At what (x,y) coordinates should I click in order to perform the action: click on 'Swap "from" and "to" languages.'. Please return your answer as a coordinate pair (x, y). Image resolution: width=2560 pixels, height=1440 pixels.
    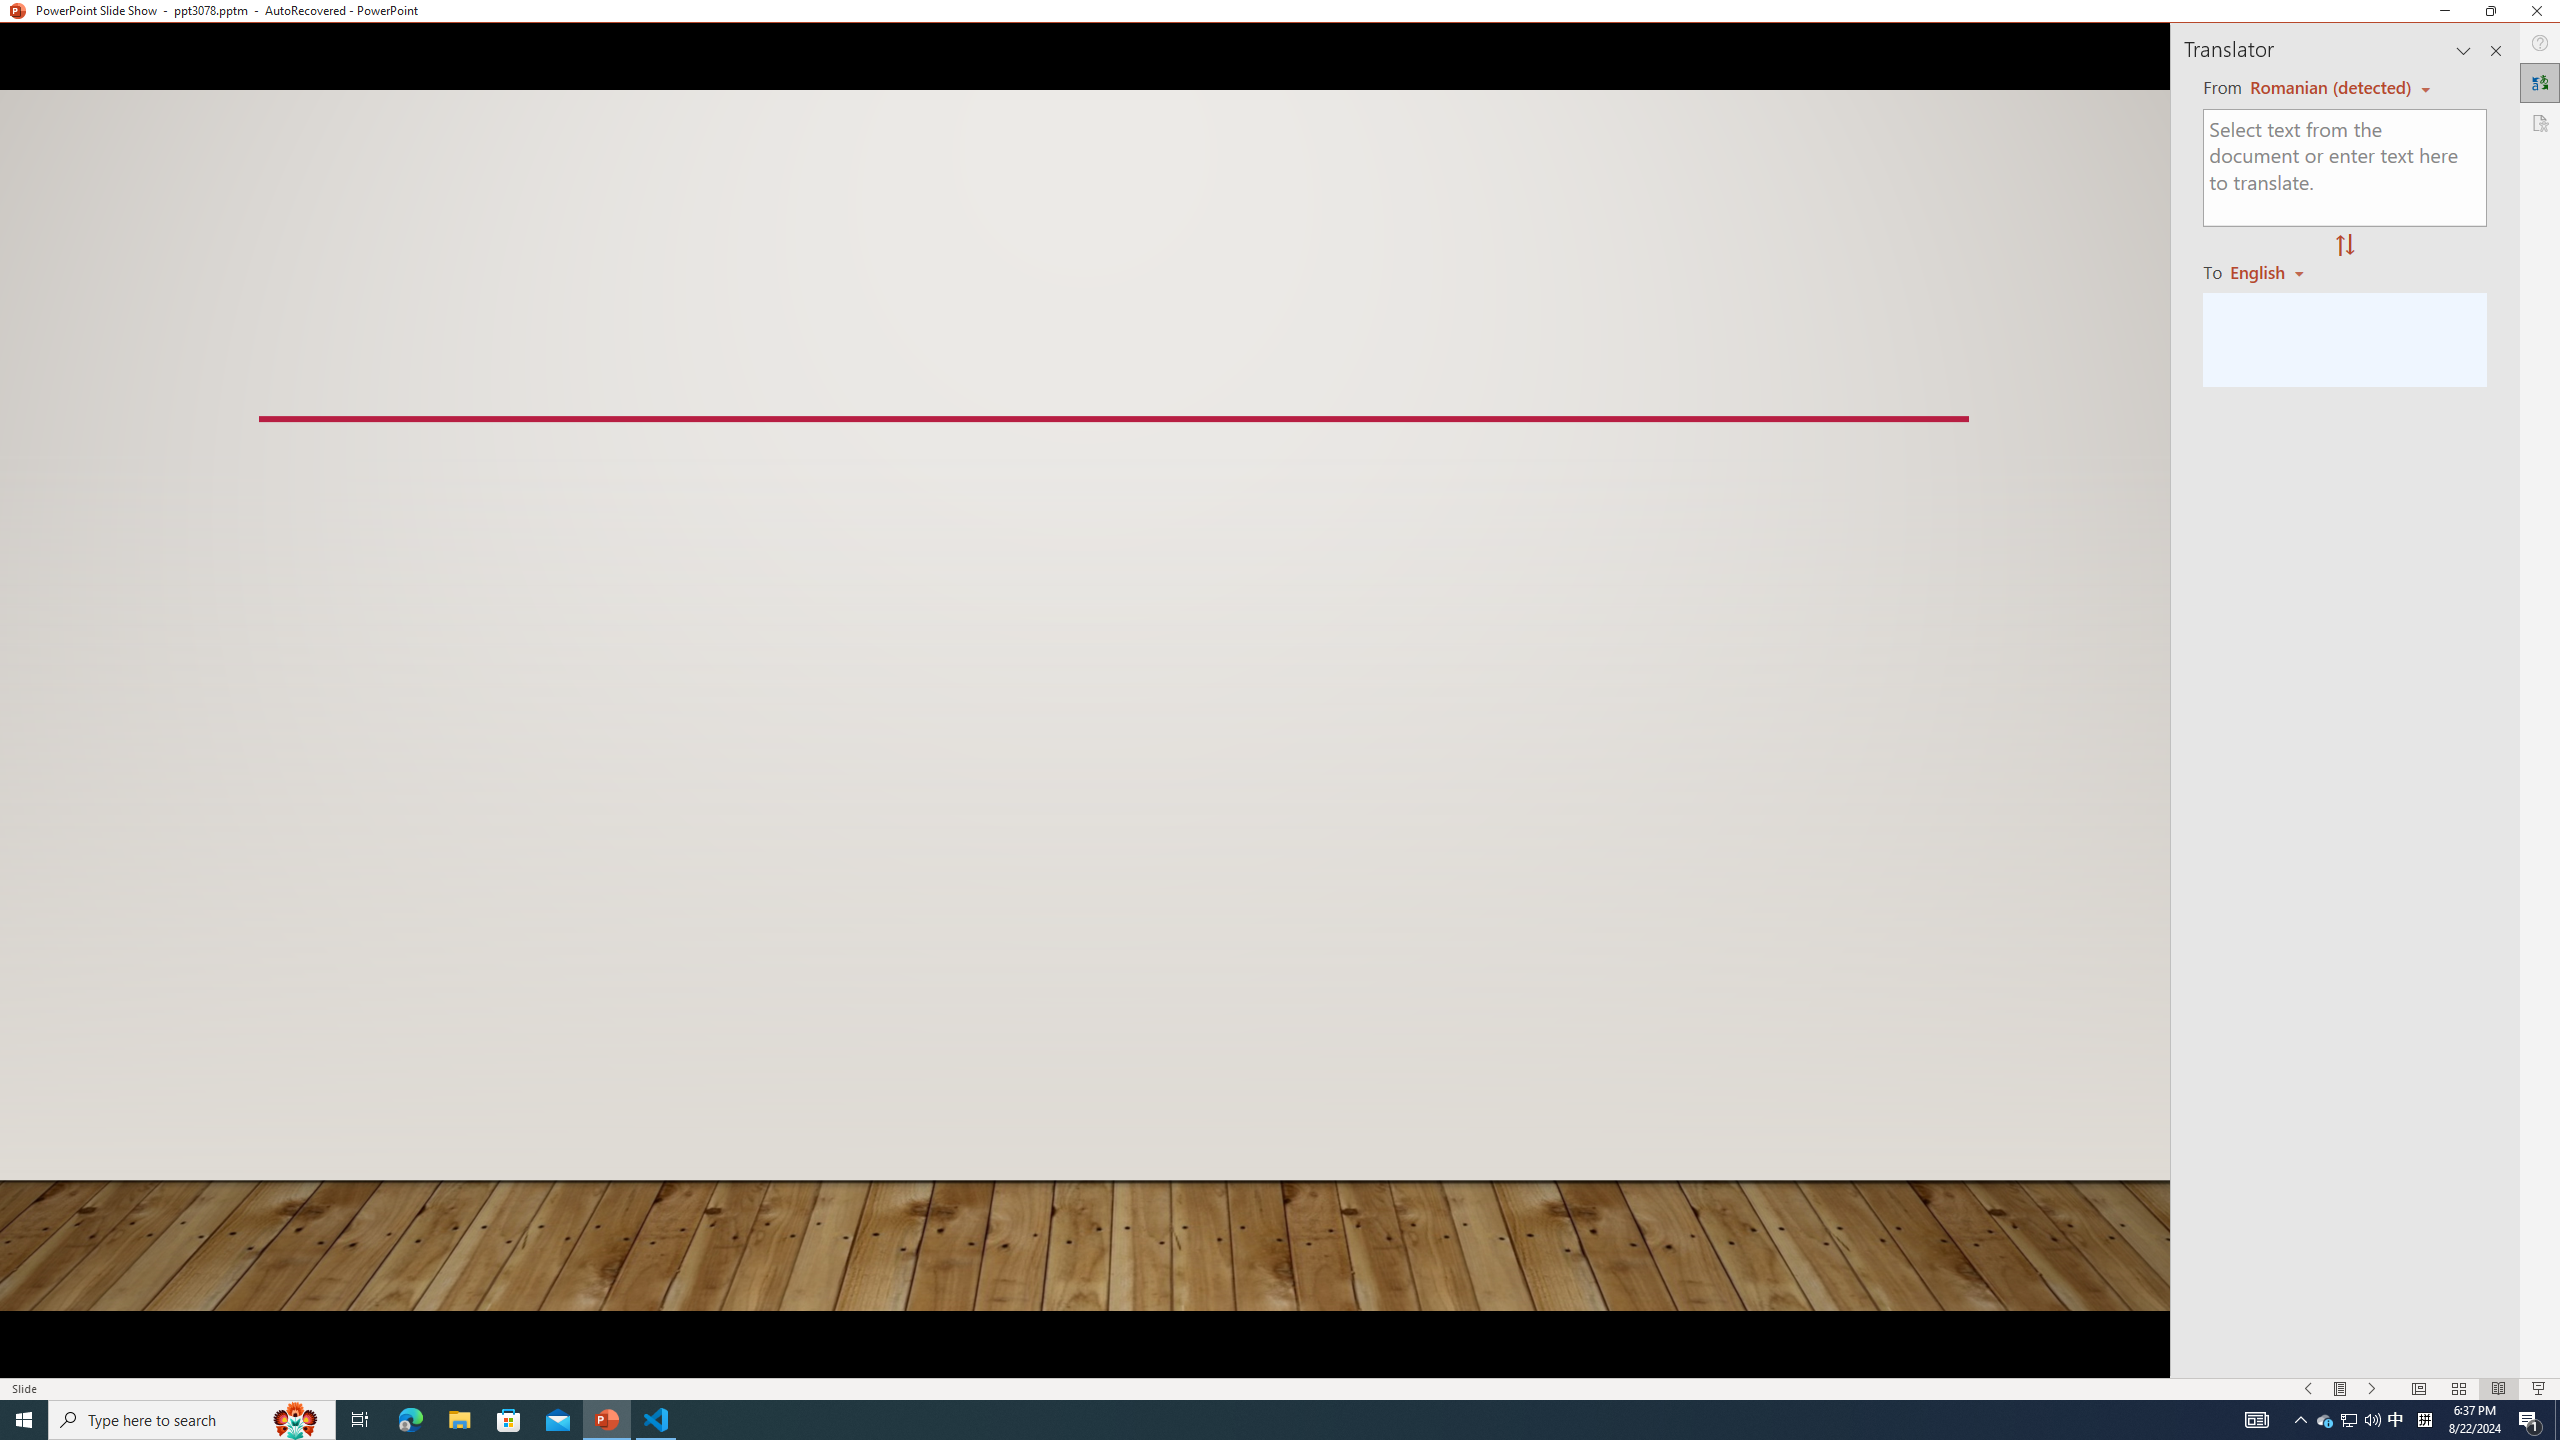
    Looking at the image, I should click on (2343, 245).